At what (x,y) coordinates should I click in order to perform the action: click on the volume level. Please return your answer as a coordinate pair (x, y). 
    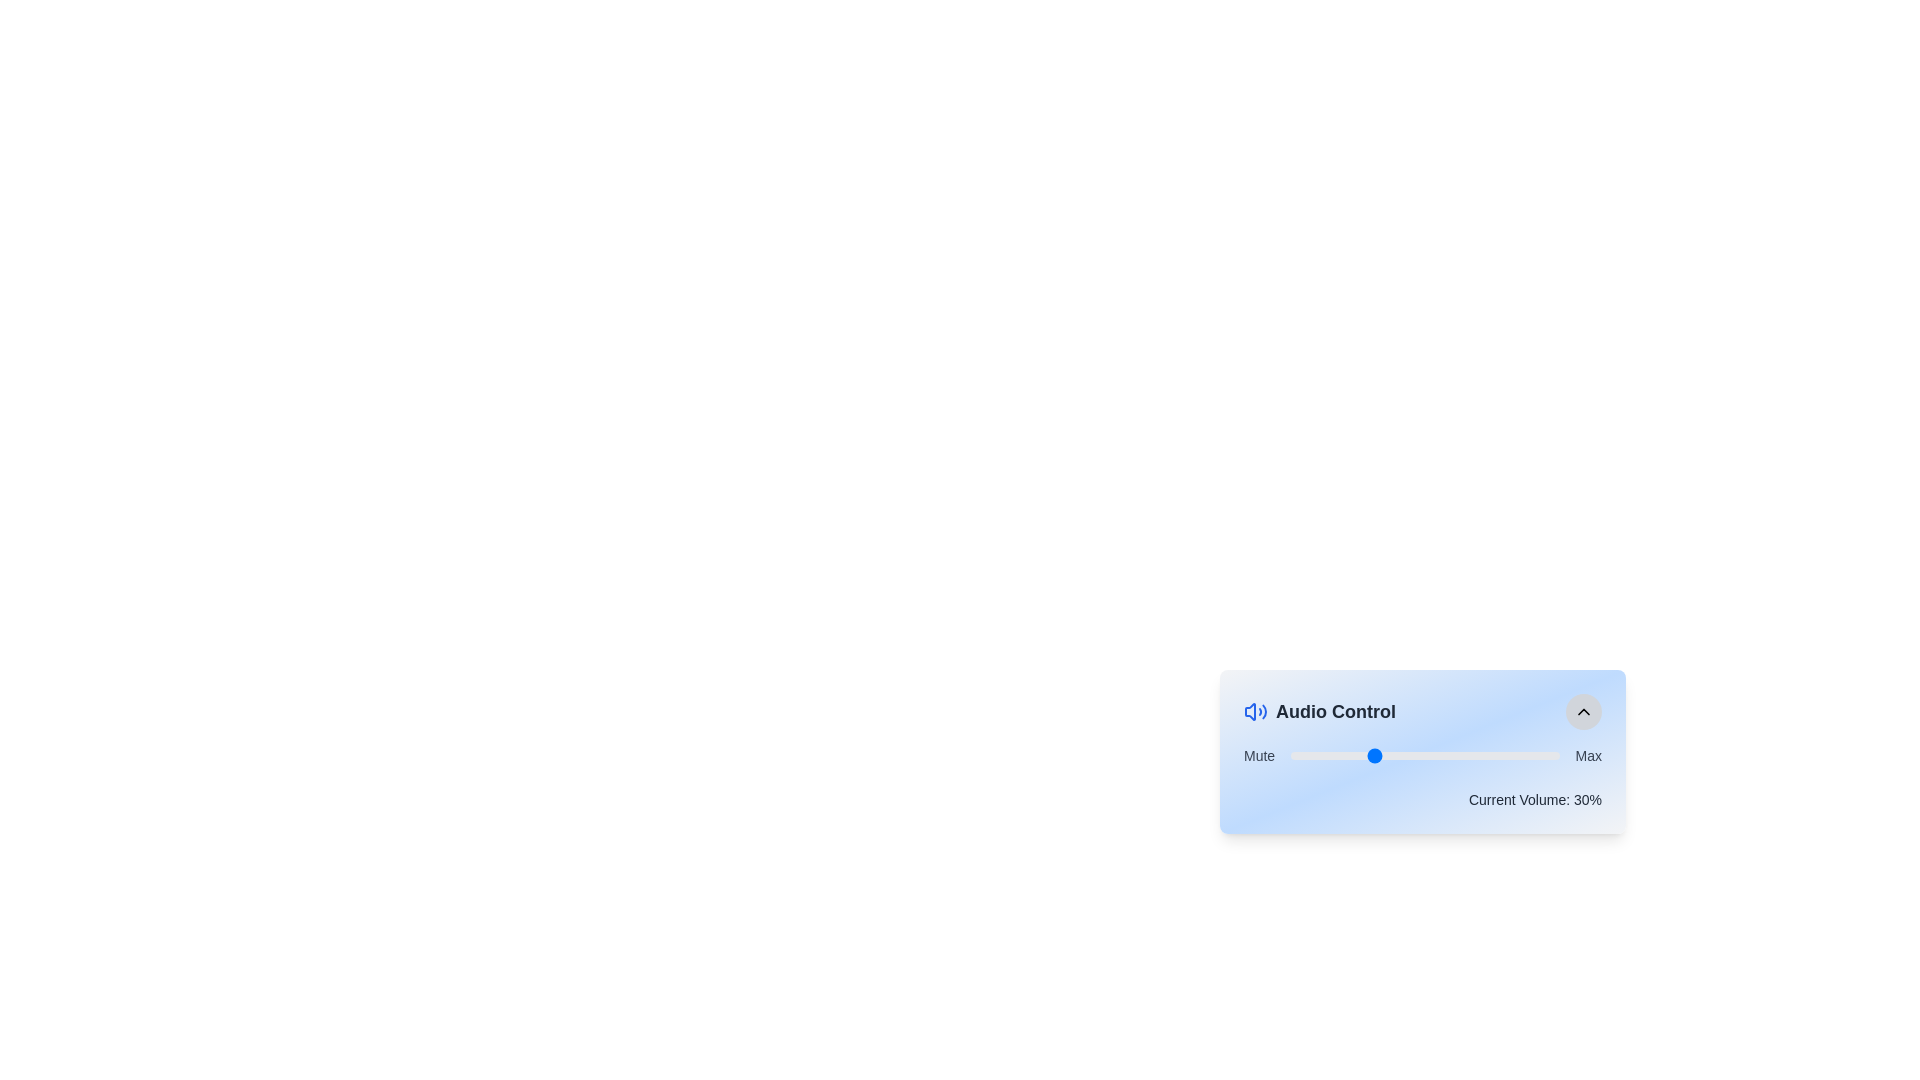
    Looking at the image, I should click on (1432, 756).